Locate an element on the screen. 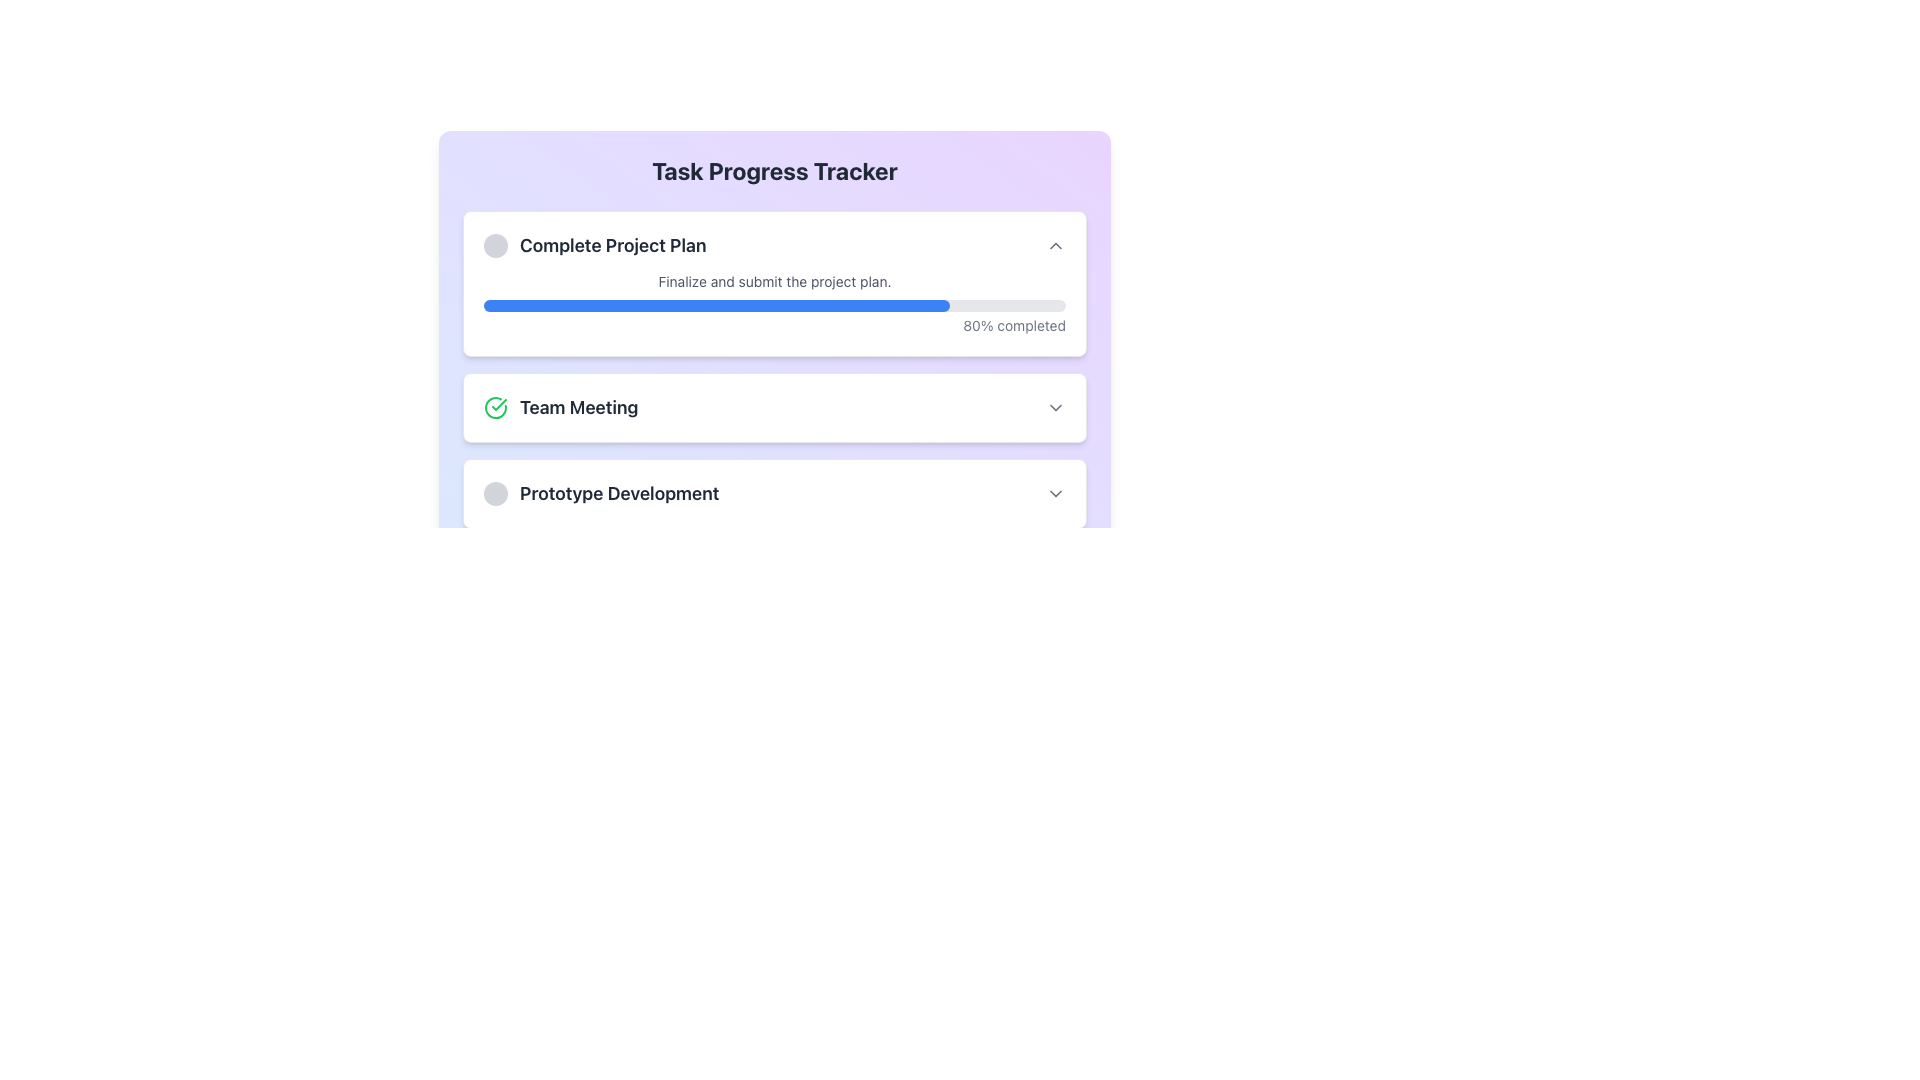 The width and height of the screenshot is (1920, 1080). the static text that provides descriptive information for the task labeled 'Complete Project Plan', which is positioned below the title and above a progress bar is located at coordinates (773, 281).